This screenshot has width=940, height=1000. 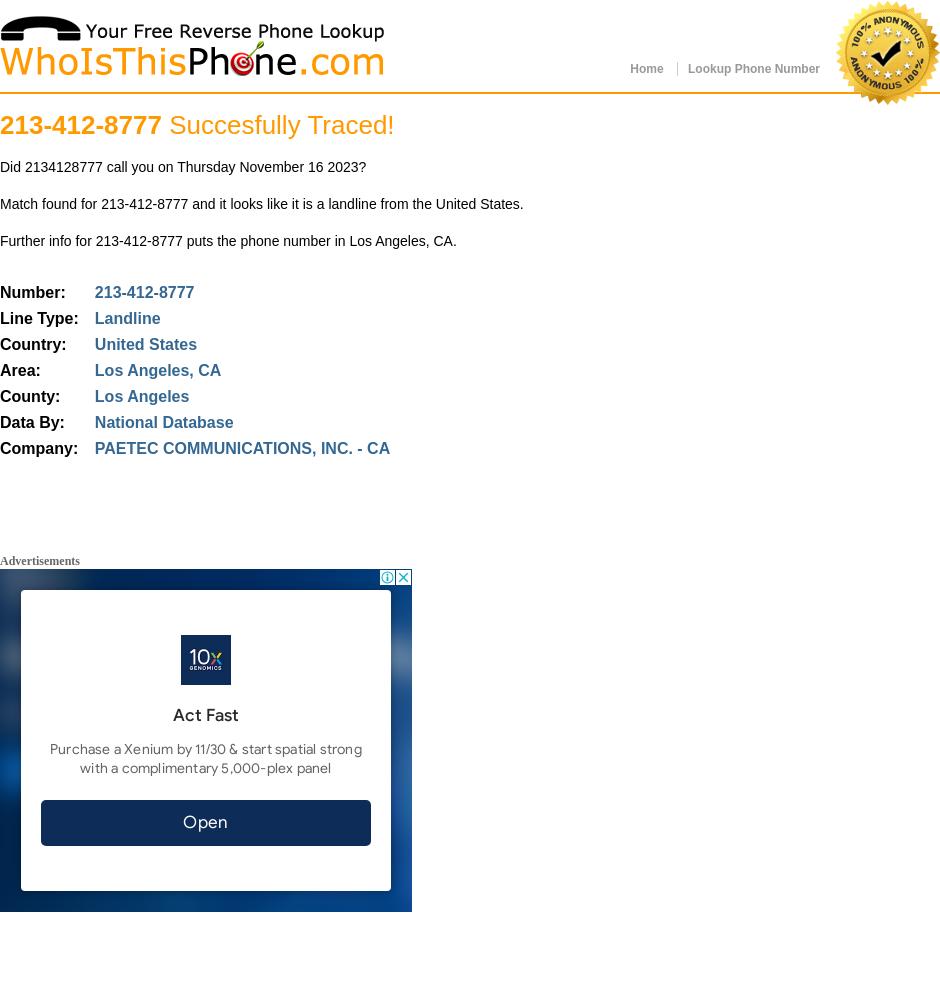 I want to click on 'United States', so click(x=144, y=343).